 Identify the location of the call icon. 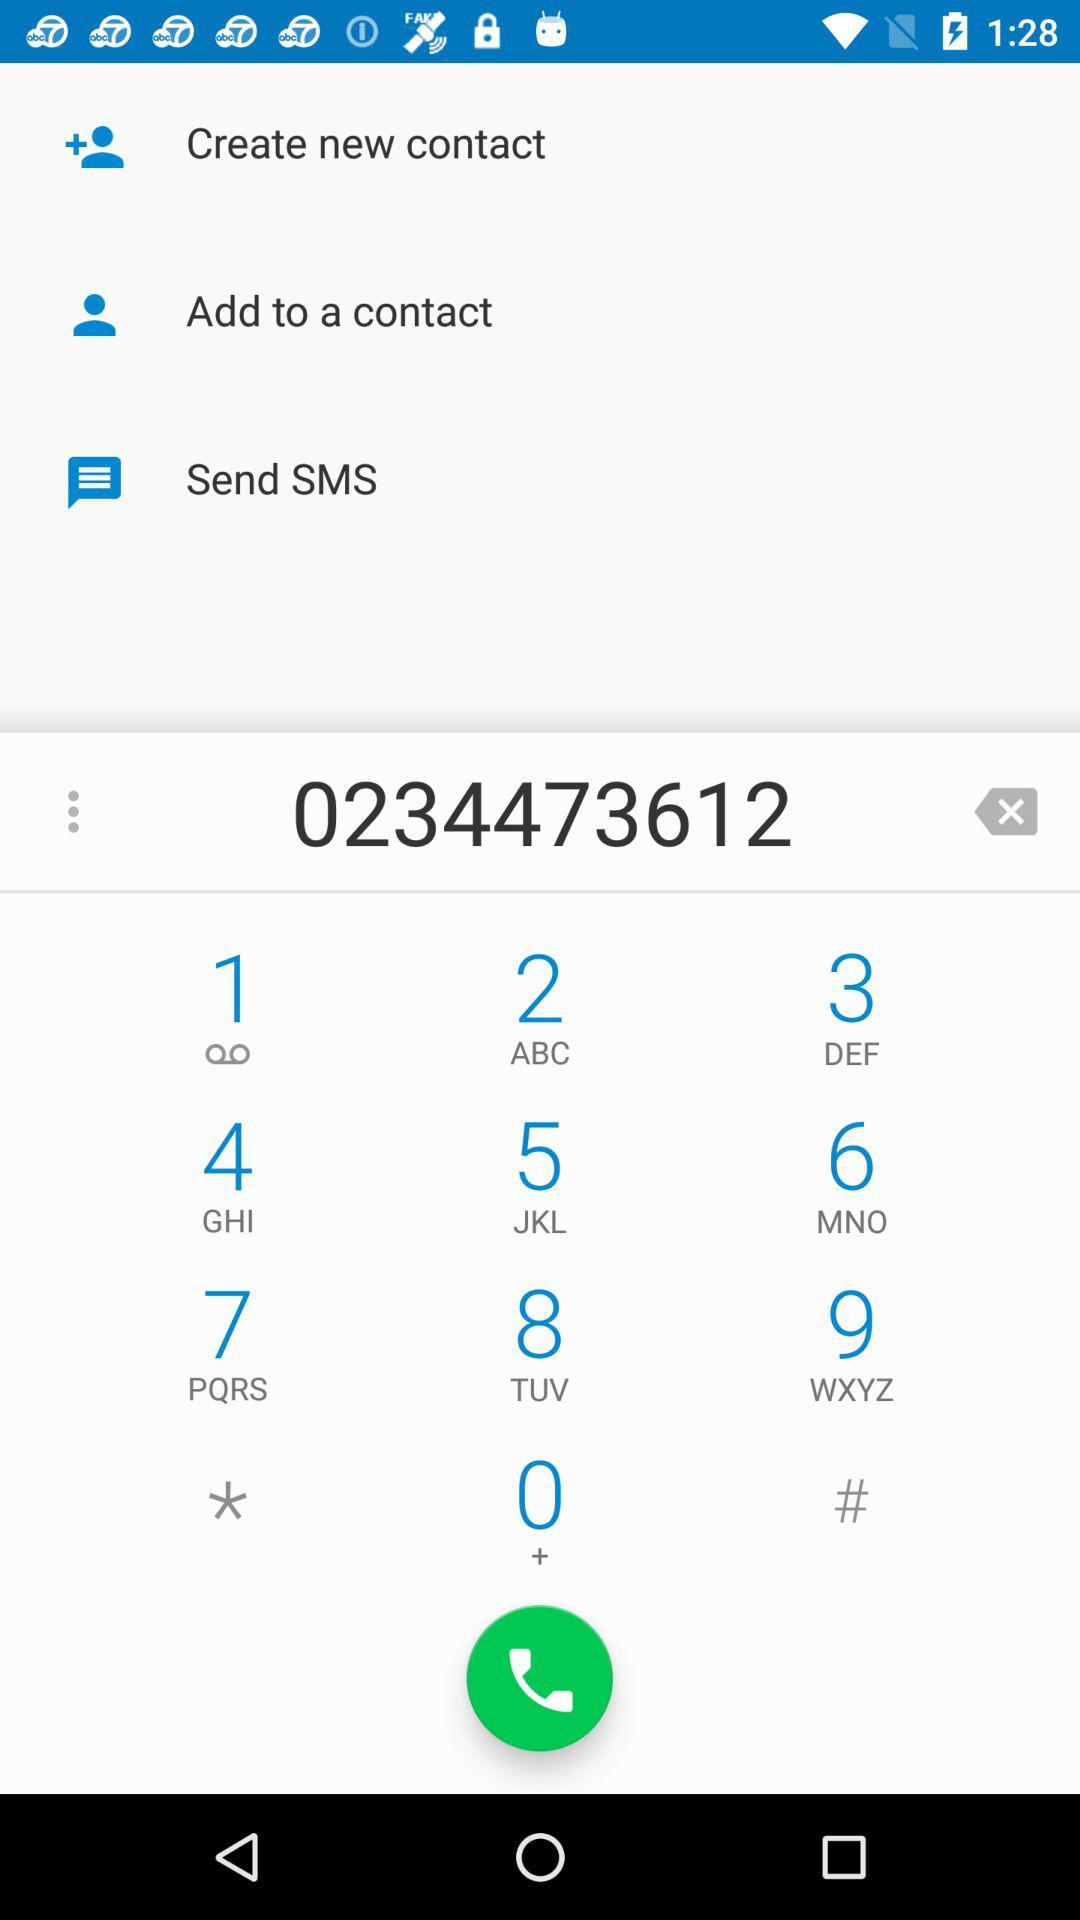
(540, 1678).